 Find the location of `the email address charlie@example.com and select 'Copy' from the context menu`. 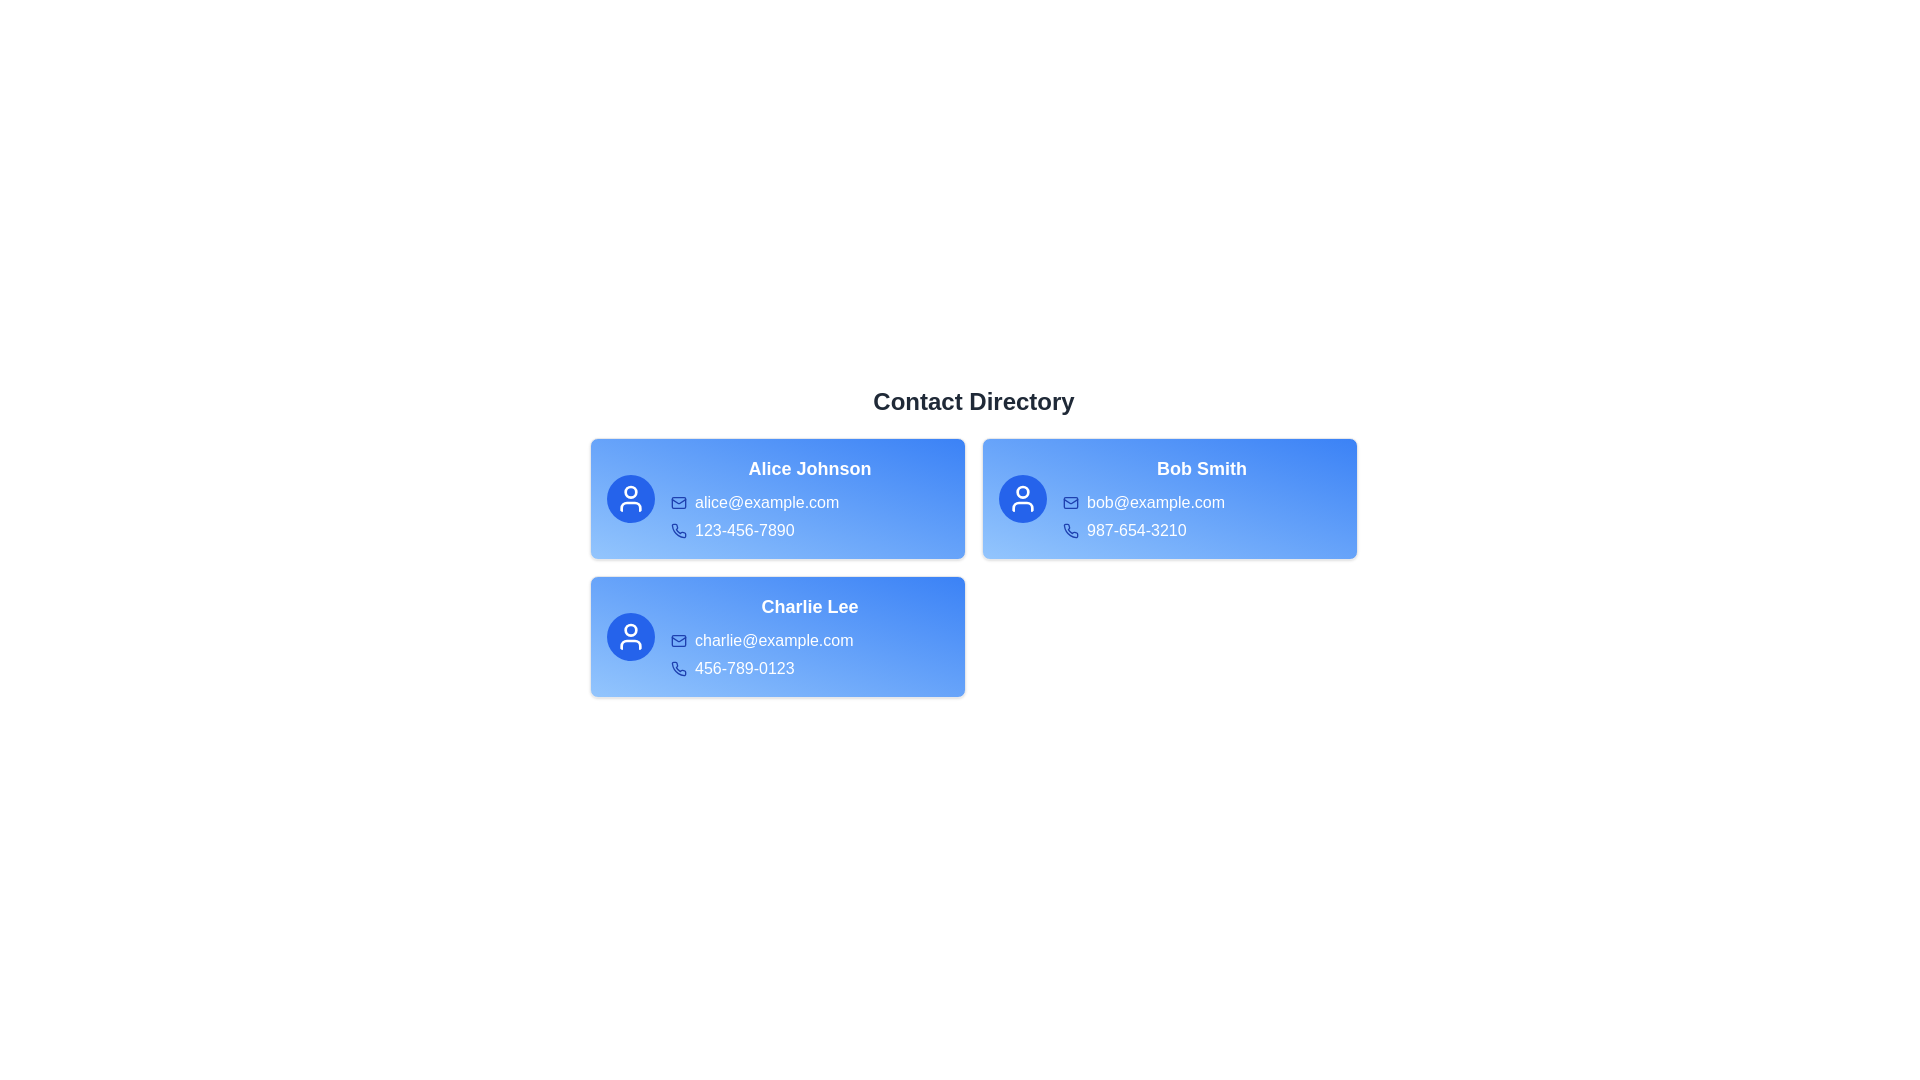

the email address charlie@example.com and select 'Copy' from the context menu is located at coordinates (810, 640).